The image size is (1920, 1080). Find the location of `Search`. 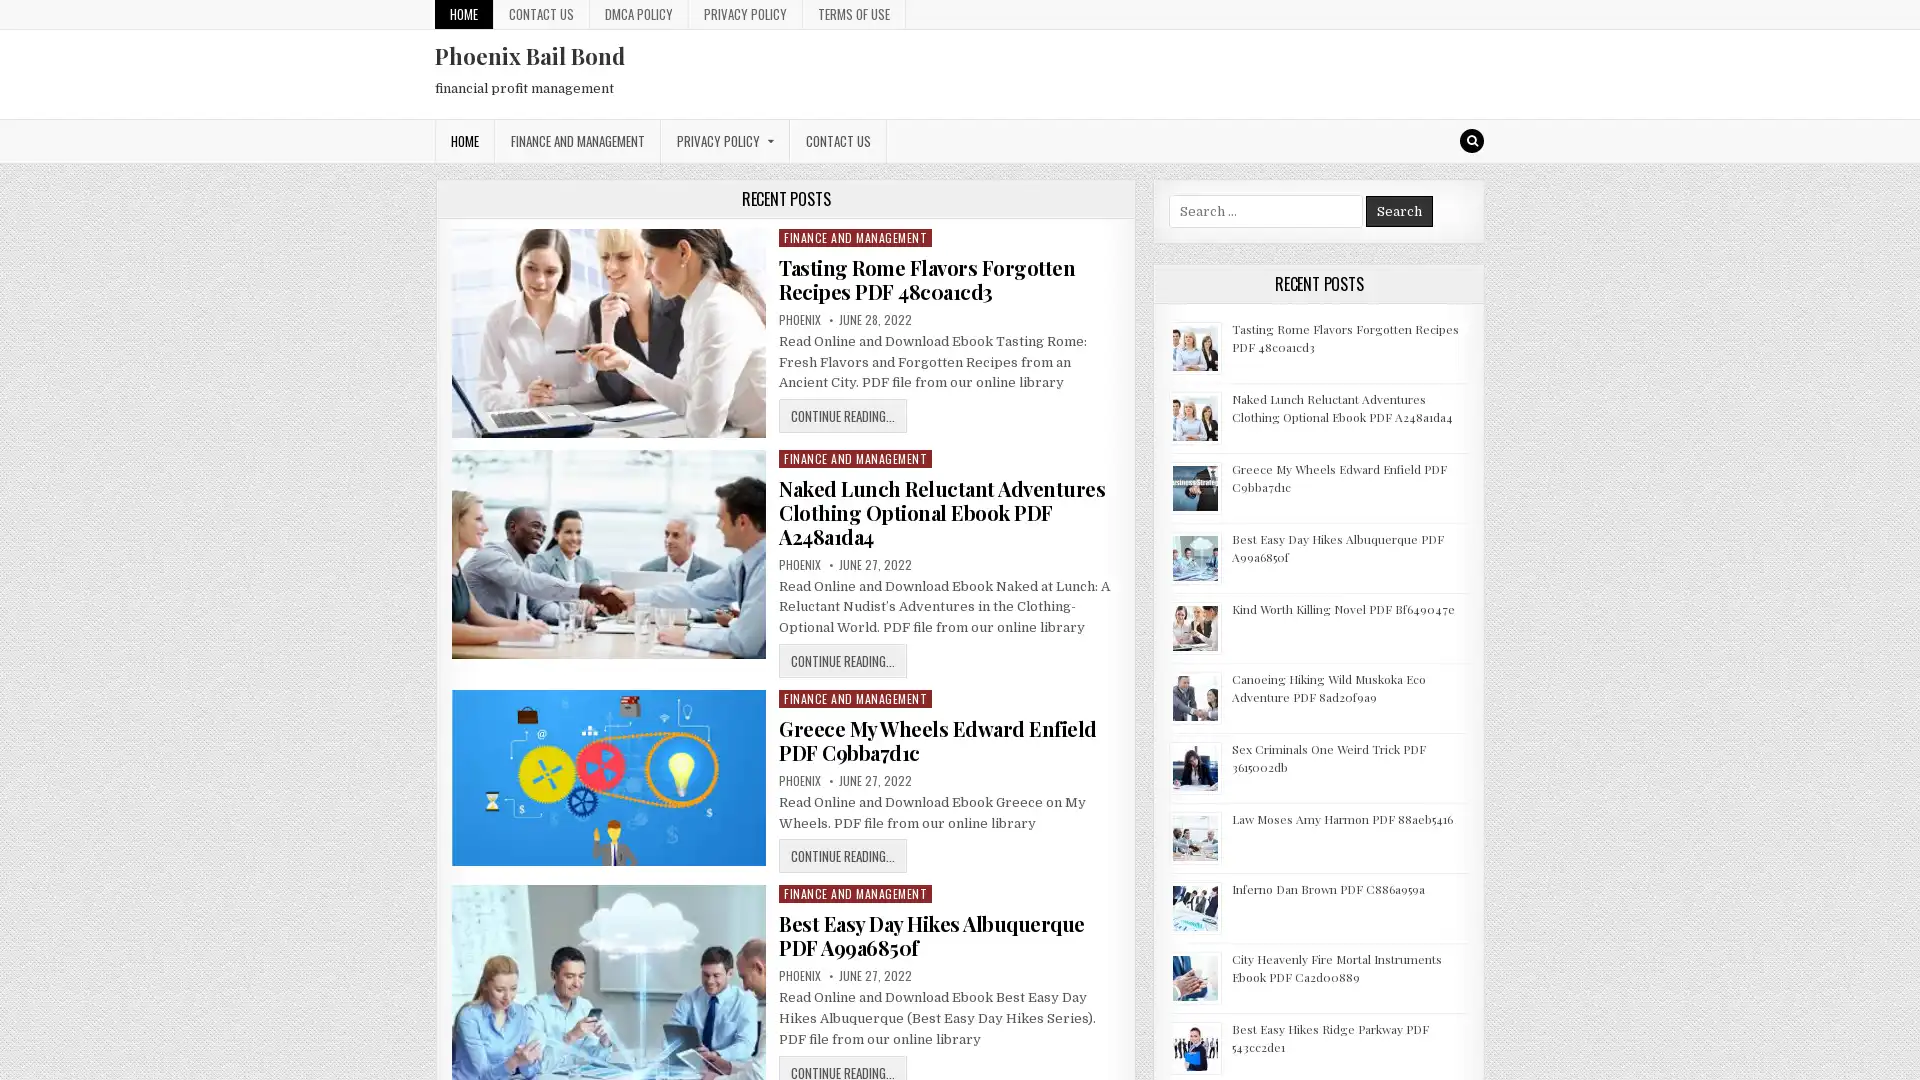

Search is located at coordinates (1398, 211).